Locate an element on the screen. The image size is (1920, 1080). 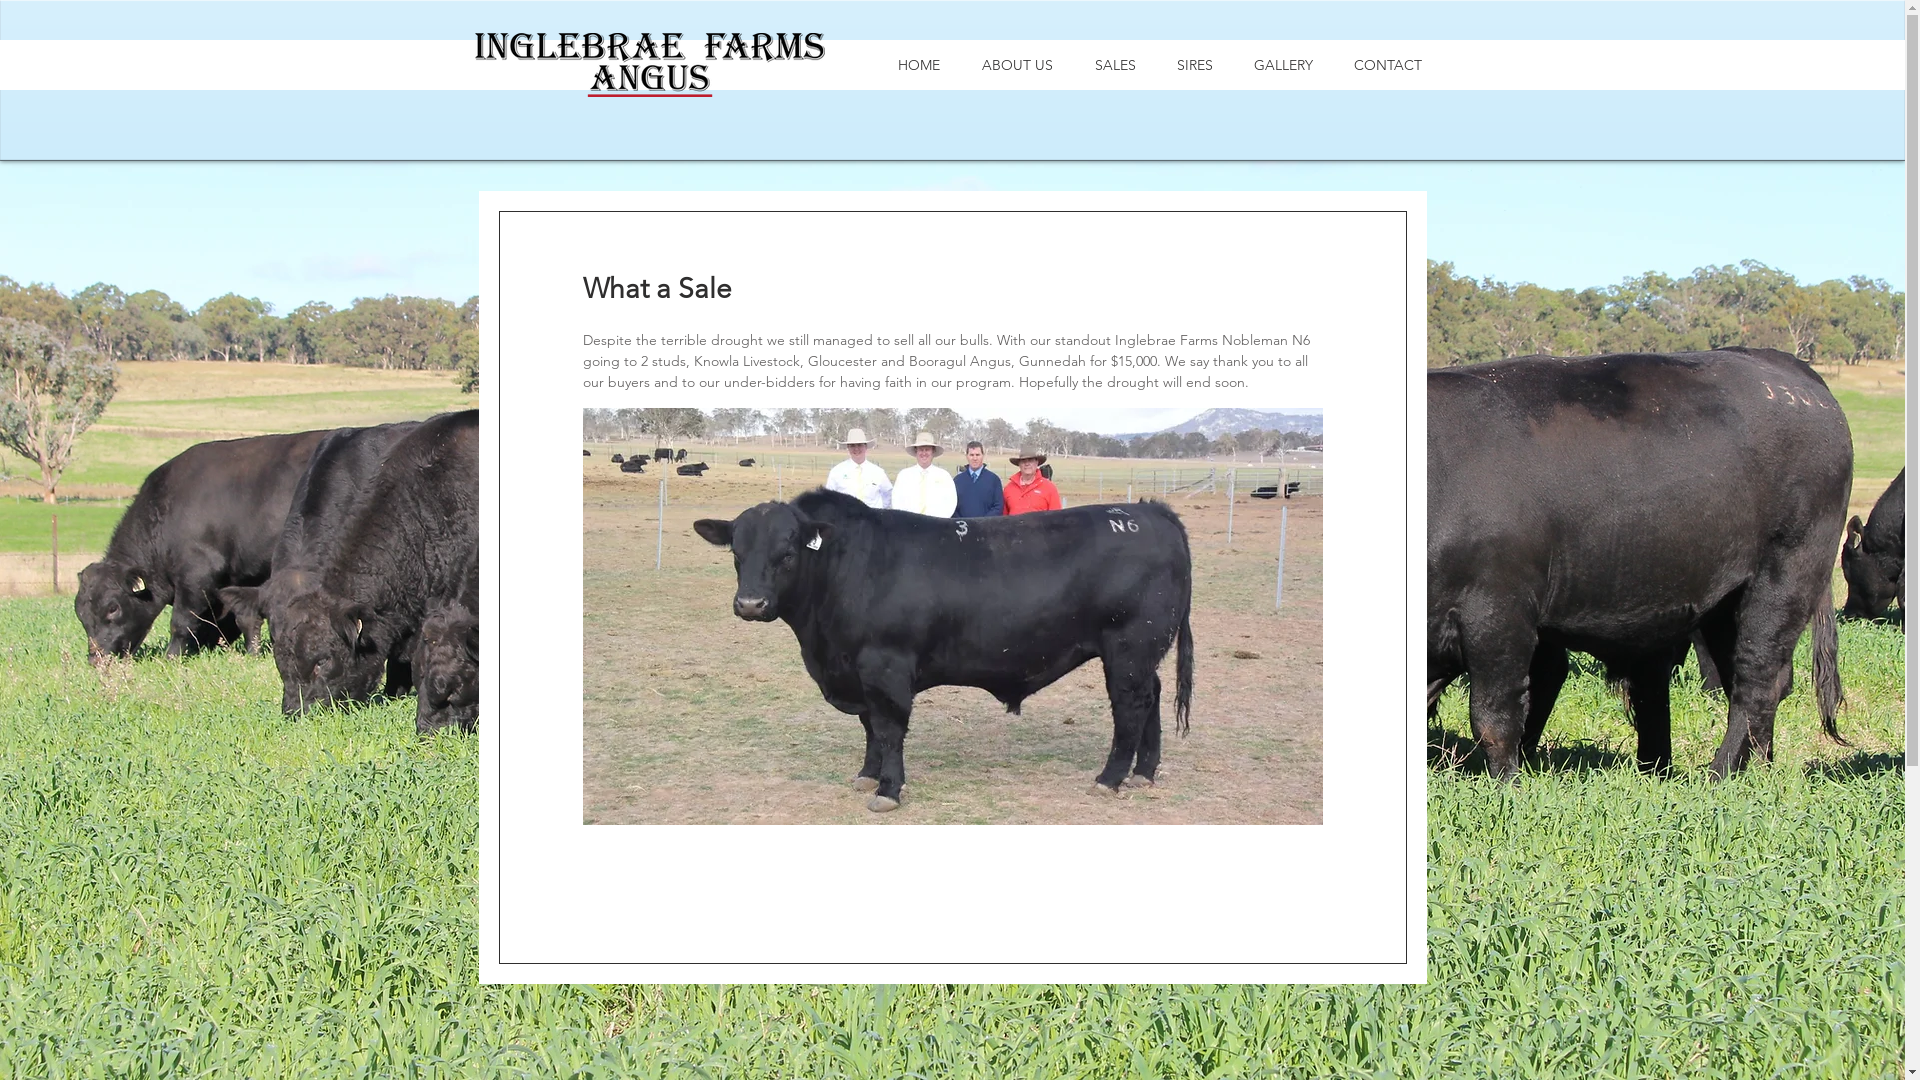
'ABOUT US' is located at coordinates (1016, 64).